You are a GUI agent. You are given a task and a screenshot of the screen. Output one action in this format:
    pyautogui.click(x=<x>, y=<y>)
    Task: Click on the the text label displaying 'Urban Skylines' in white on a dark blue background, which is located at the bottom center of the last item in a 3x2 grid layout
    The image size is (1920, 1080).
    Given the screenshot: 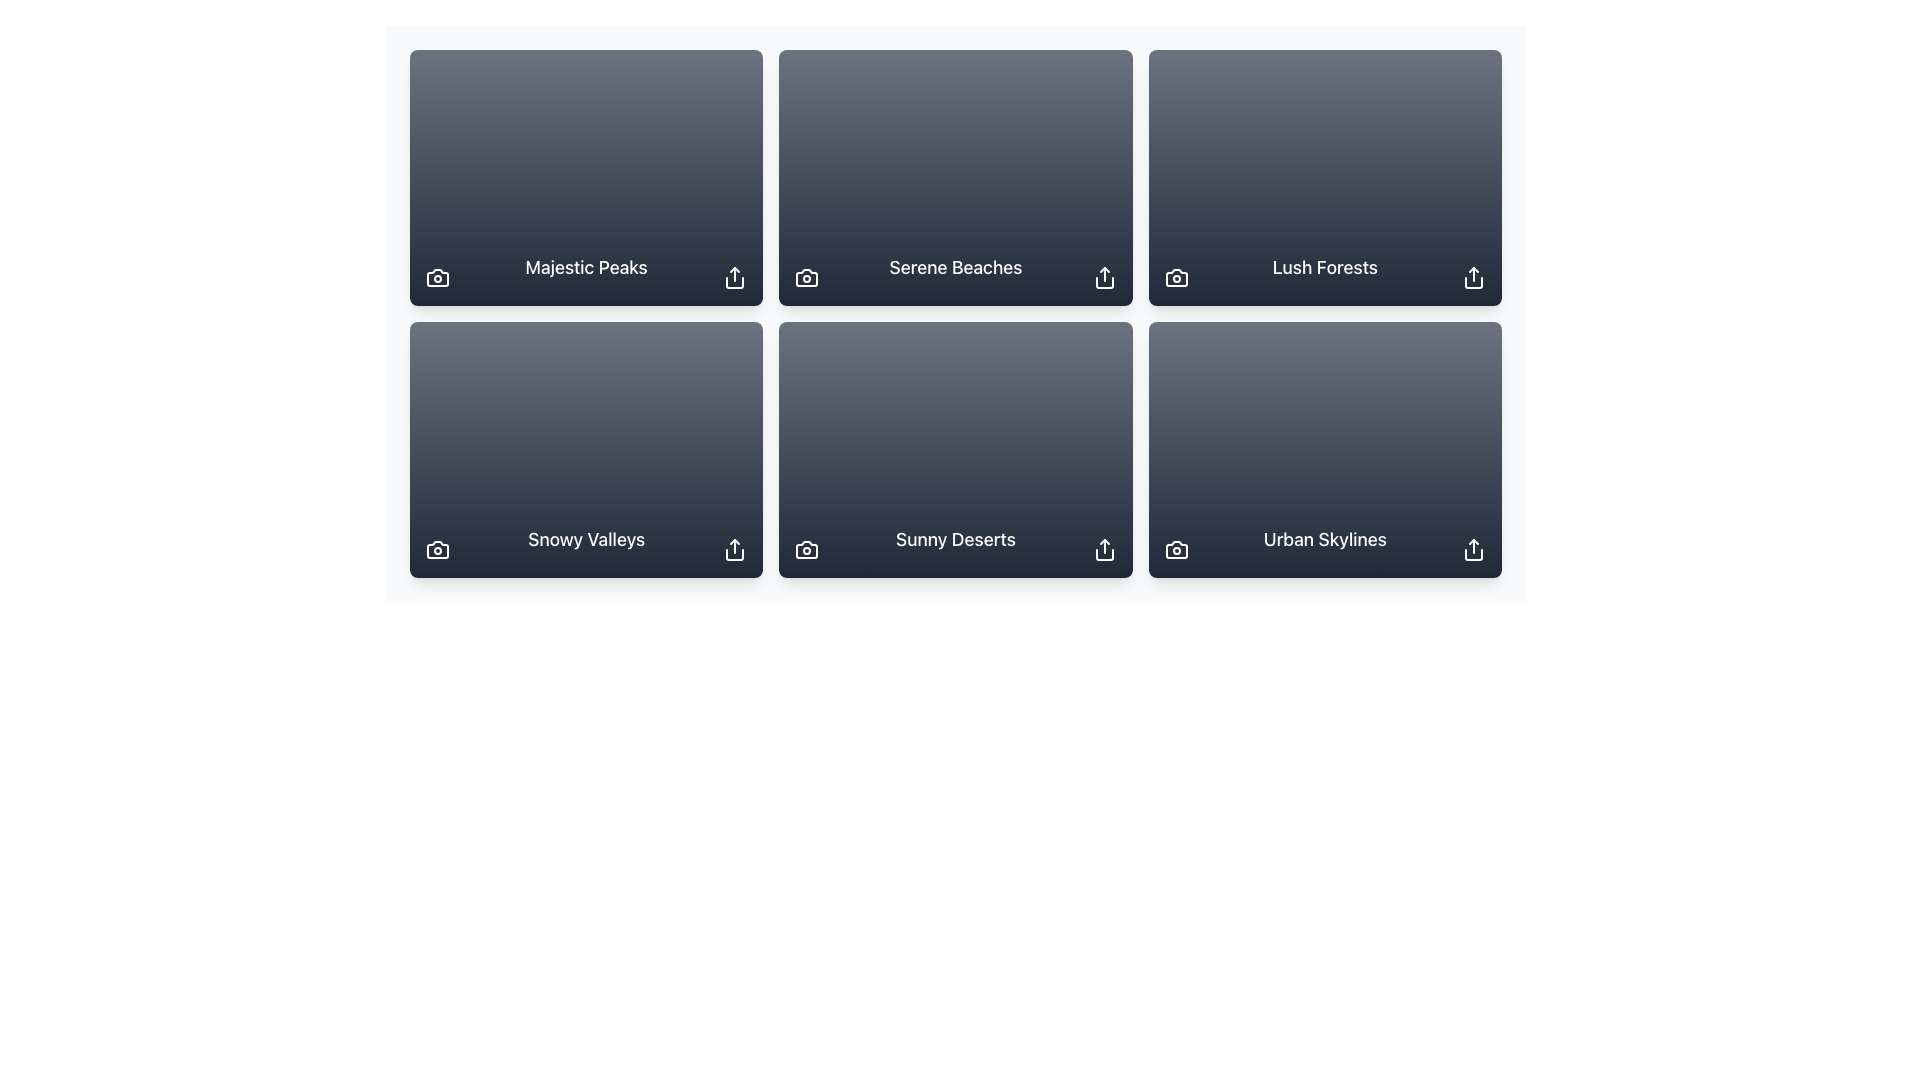 What is the action you would take?
    pyautogui.click(x=1325, y=540)
    